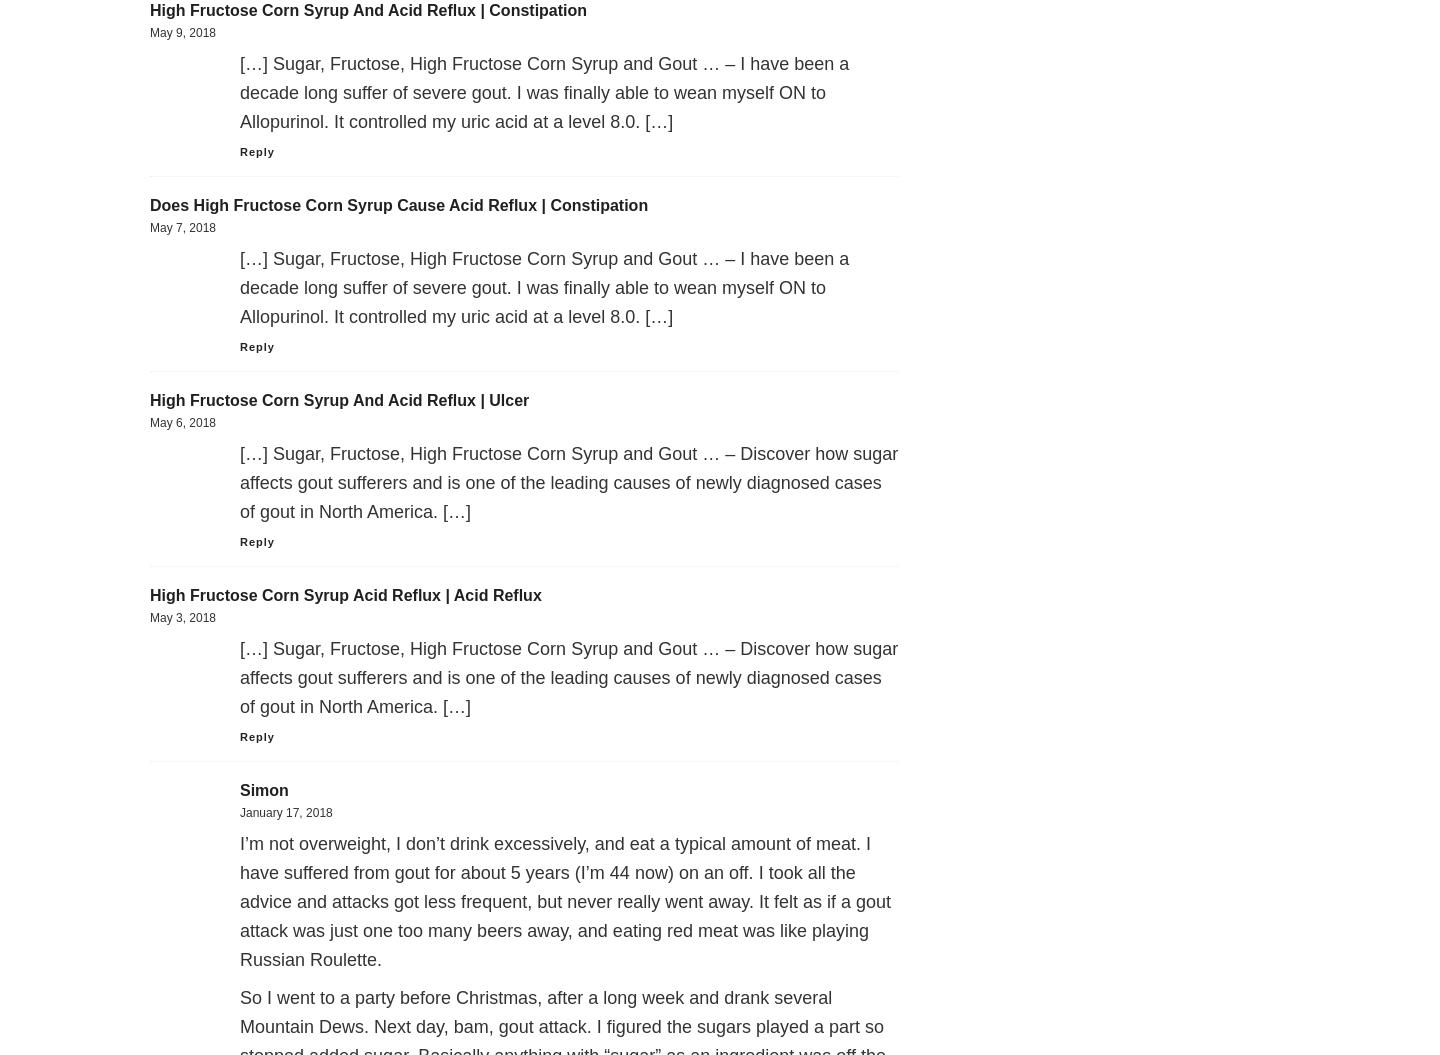 The width and height of the screenshot is (1440, 1055). I want to click on 'I’m not overweight, I don’t drink excessively, and eat a typical amount of meat. I have suffered from gout for about 5 years (I’m 44 now) on an off. I took all the advice and attacks got less frequent, but never really went away. It felt as if a gout attack was just one too many beers away, and eating red meat was like playing Russian Roulette.', so click(565, 901).